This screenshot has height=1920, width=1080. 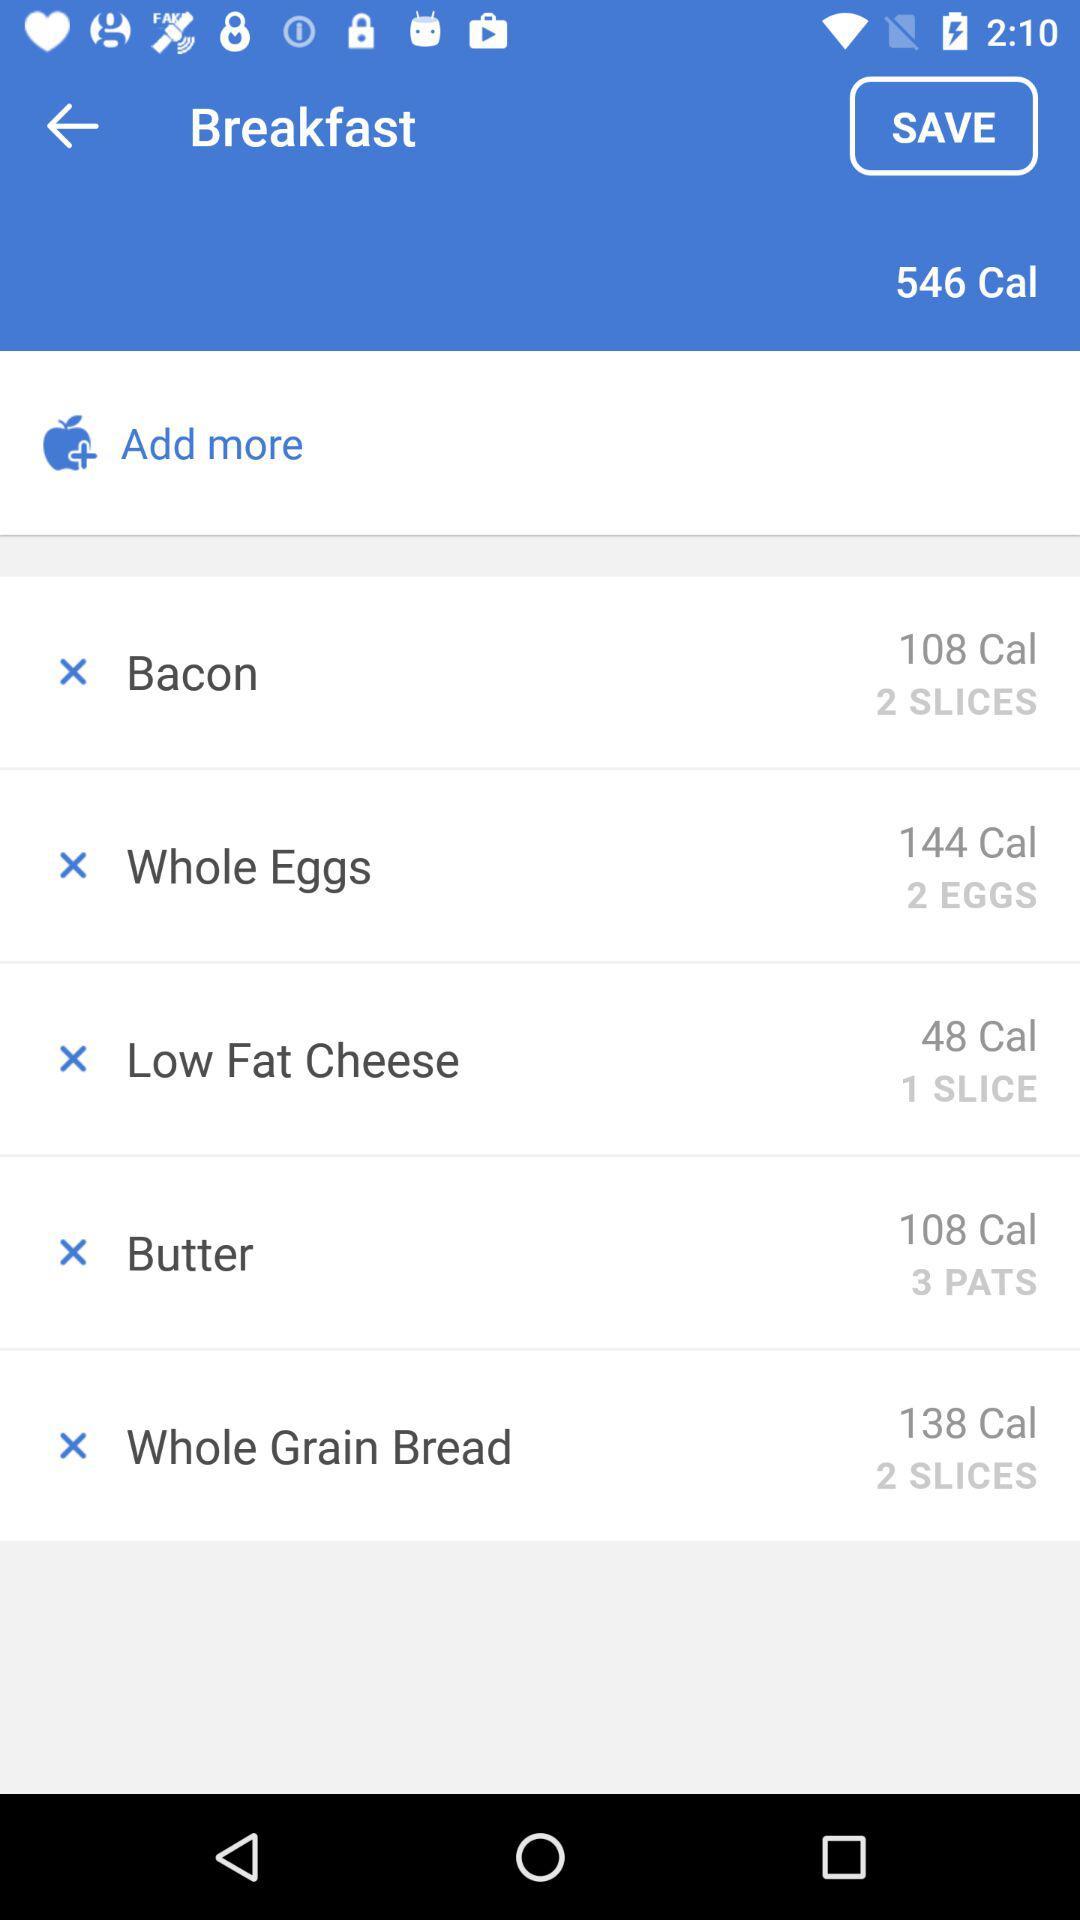 What do you see at coordinates (61, 1445) in the screenshot?
I see `delete list item` at bounding box center [61, 1445].